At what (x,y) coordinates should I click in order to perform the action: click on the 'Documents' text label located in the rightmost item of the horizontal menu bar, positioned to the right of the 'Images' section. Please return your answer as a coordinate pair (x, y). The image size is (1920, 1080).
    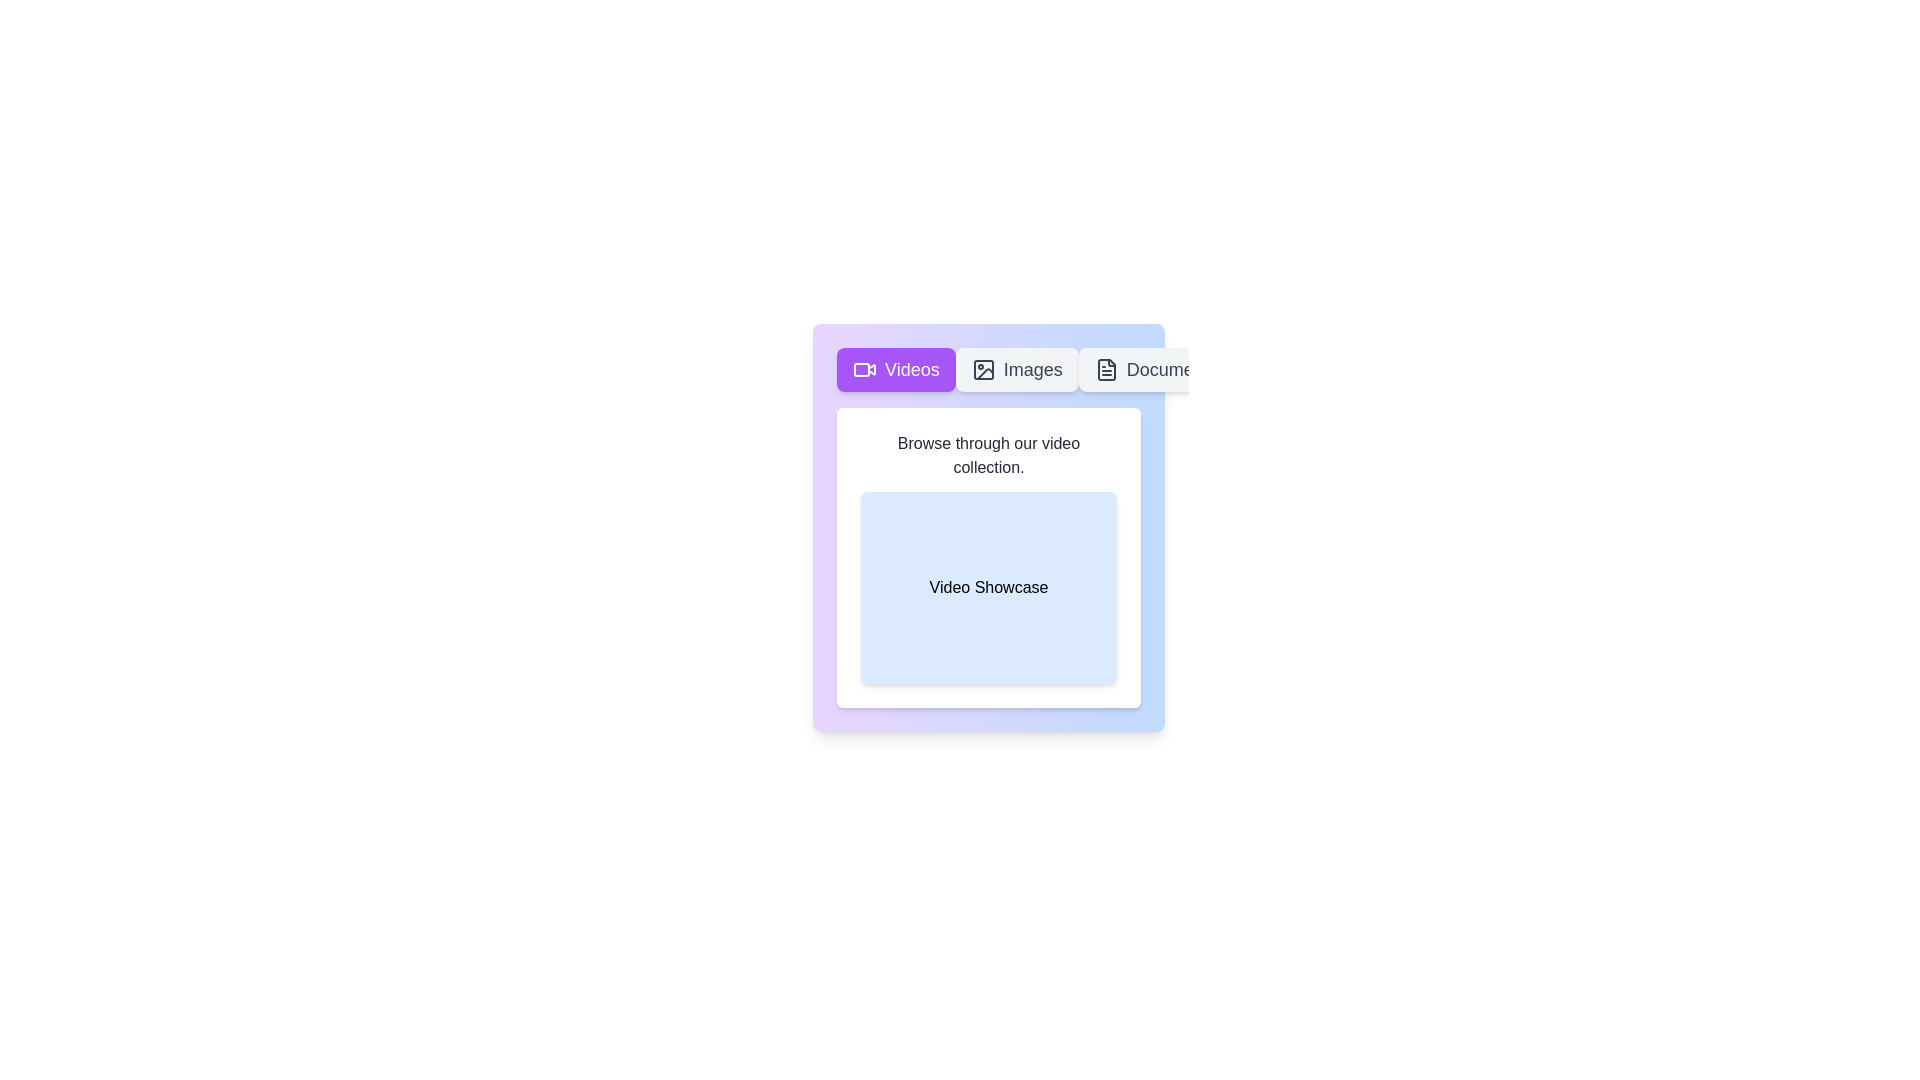
    Looking at the image, I should click on (1172, 370).